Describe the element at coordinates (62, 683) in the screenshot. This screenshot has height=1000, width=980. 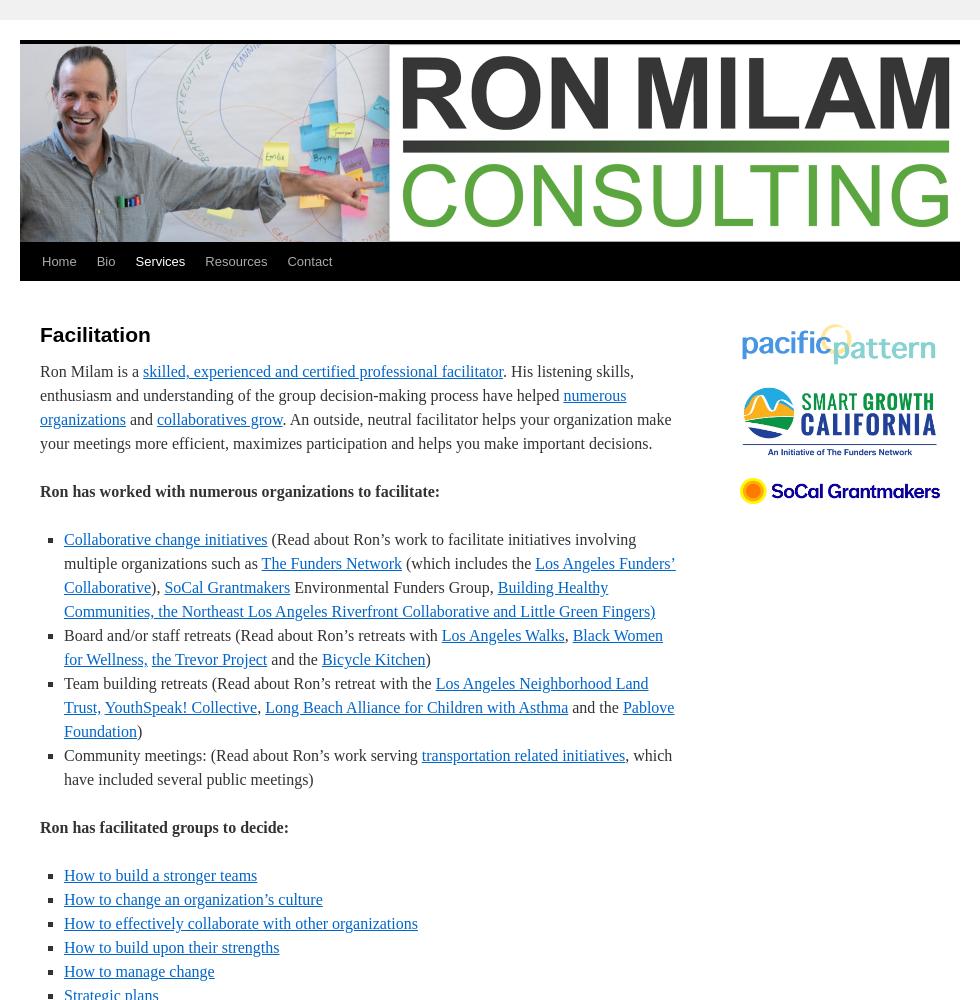
I see `'Team building retreats (Read about Ron’s retreat with the'` at that location.